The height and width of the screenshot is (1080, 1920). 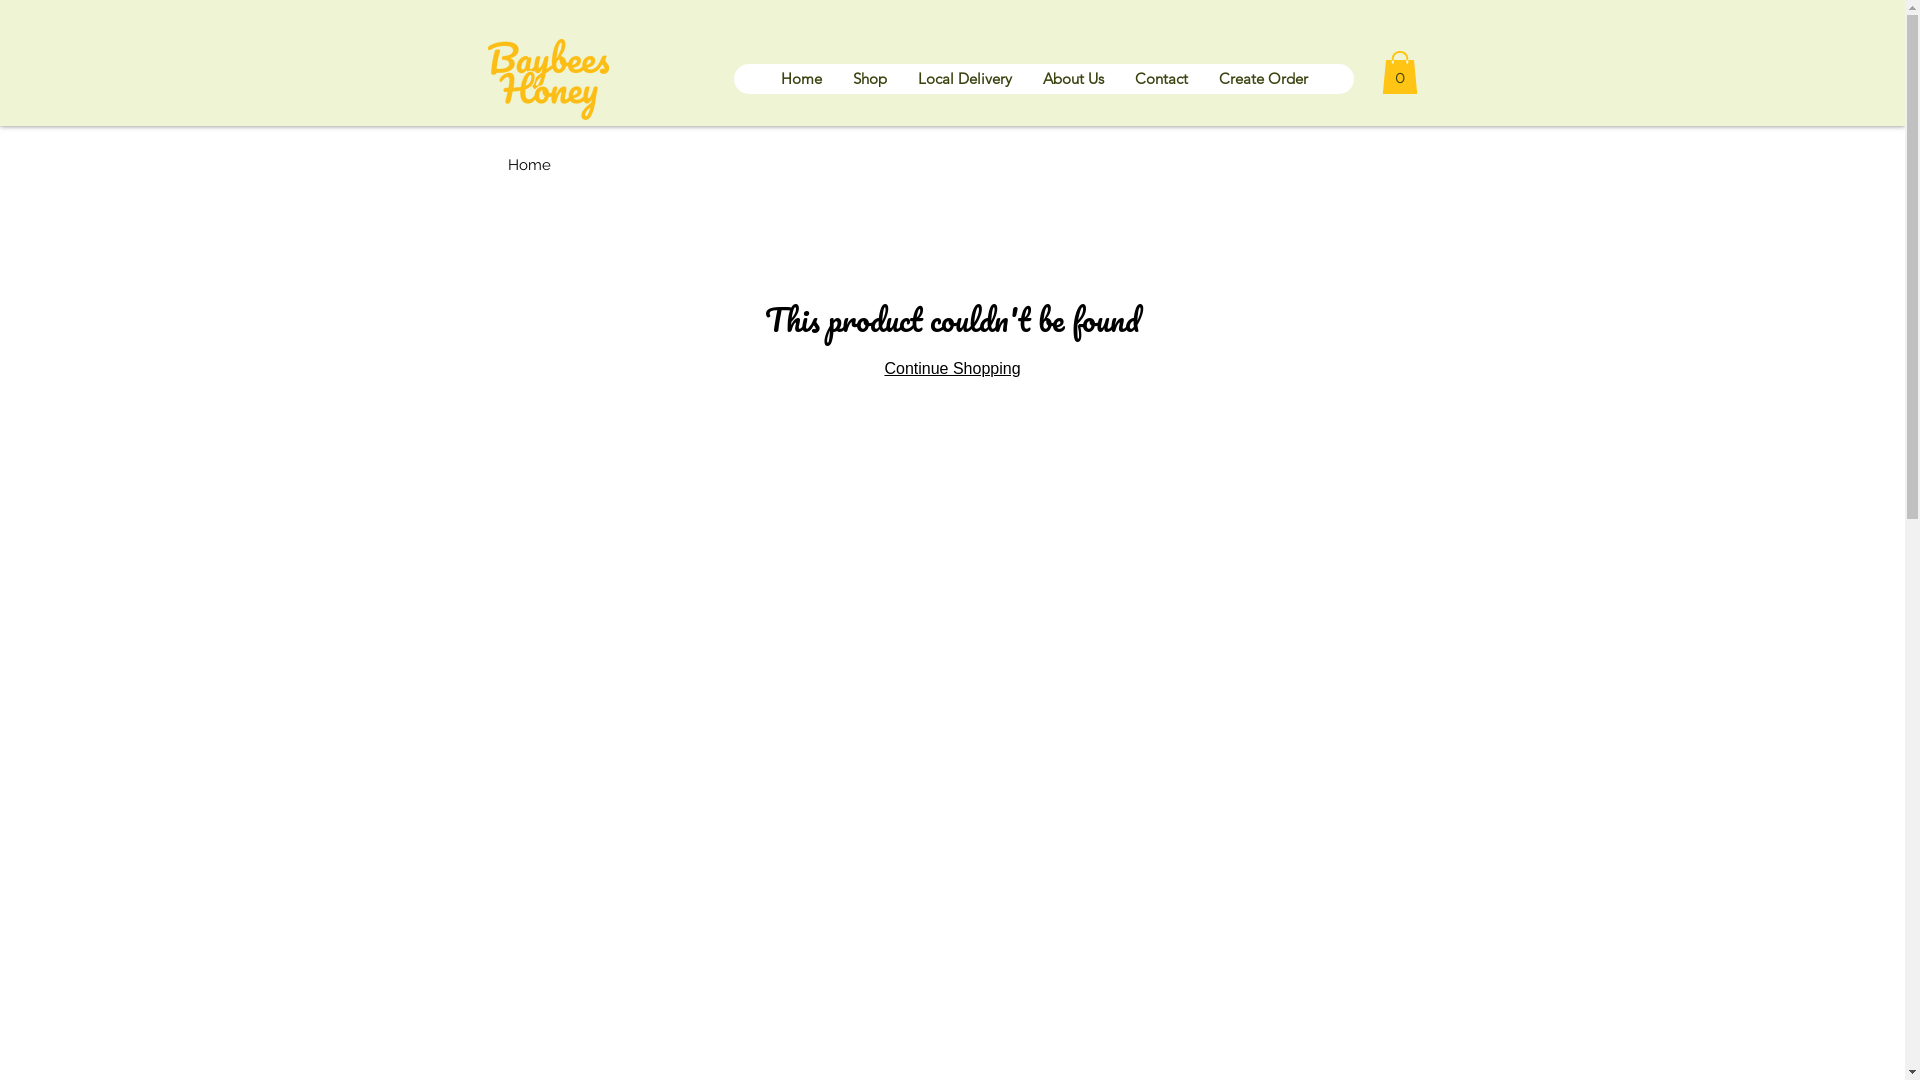 I want to click on 'About Us', so click(x=1026, y=77).